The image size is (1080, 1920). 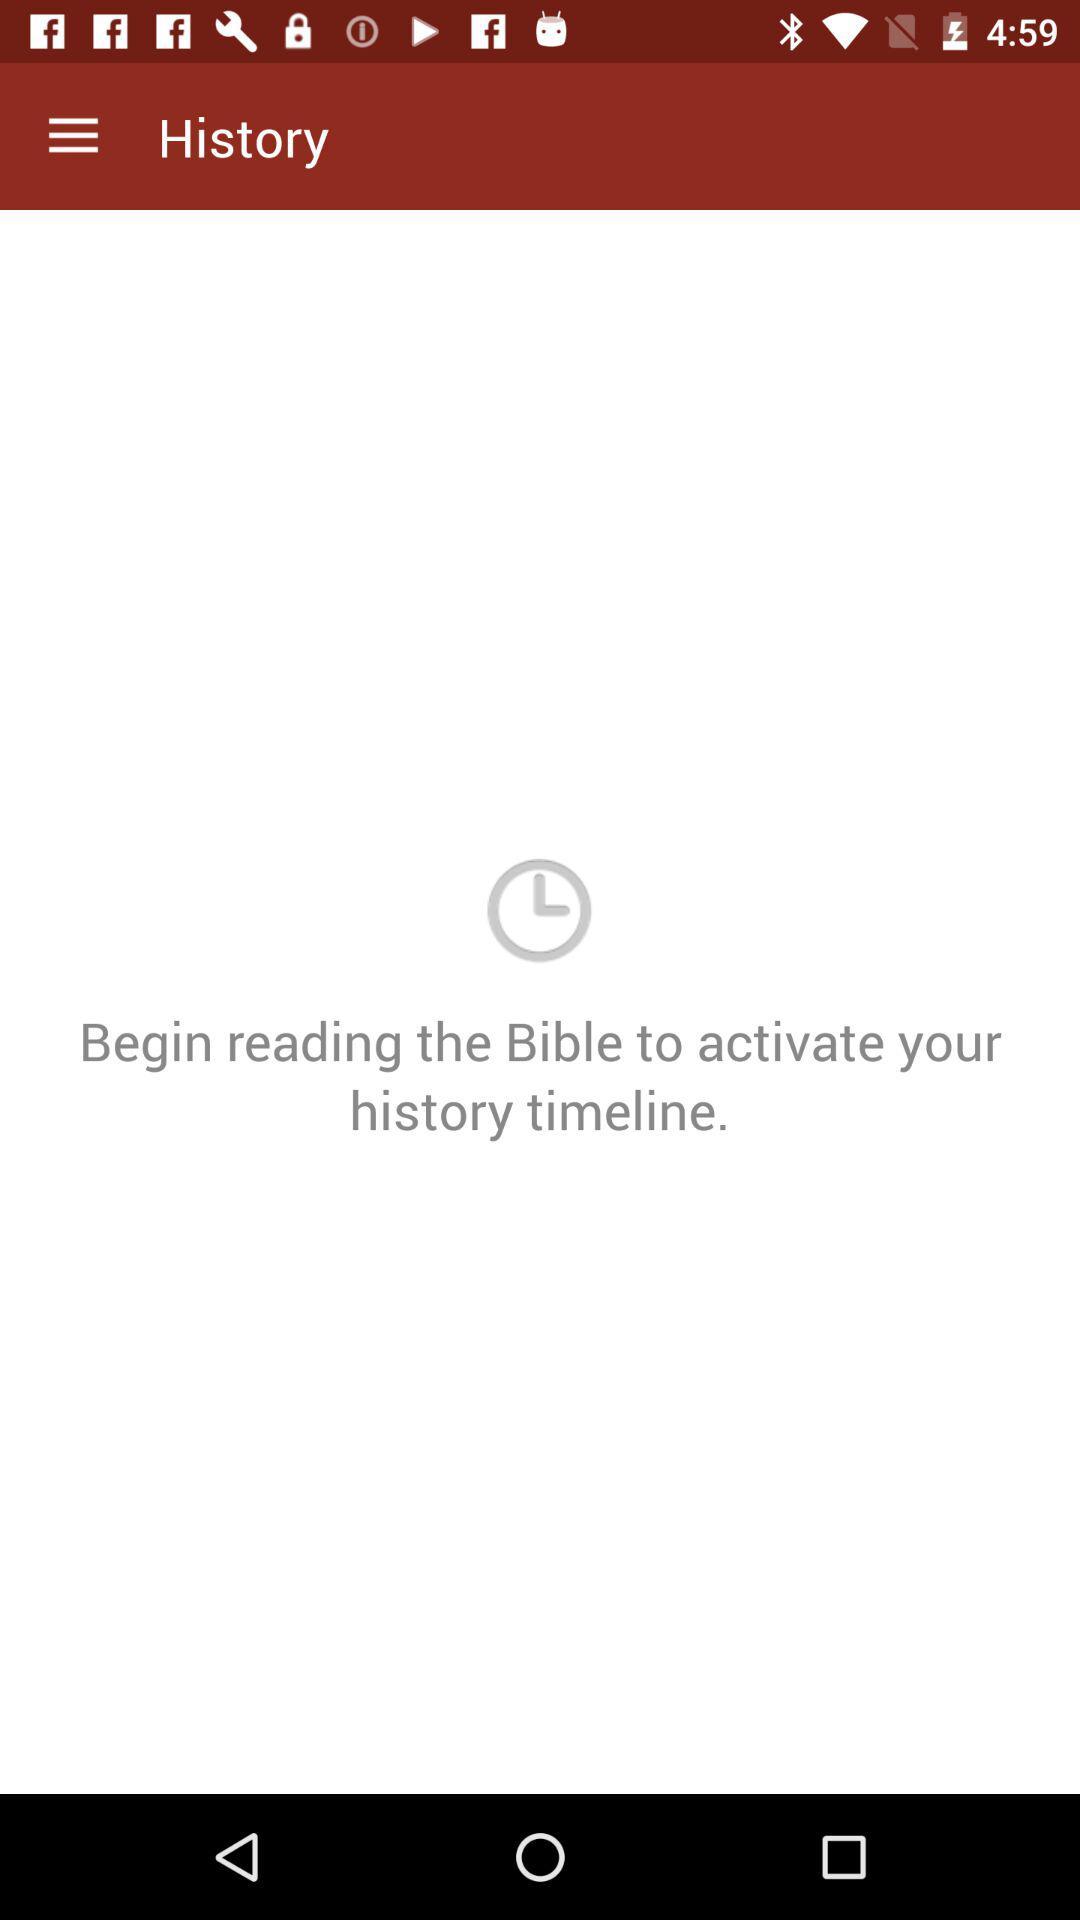 I want to click on the icon next to history icon, so click(x=72, y=135).